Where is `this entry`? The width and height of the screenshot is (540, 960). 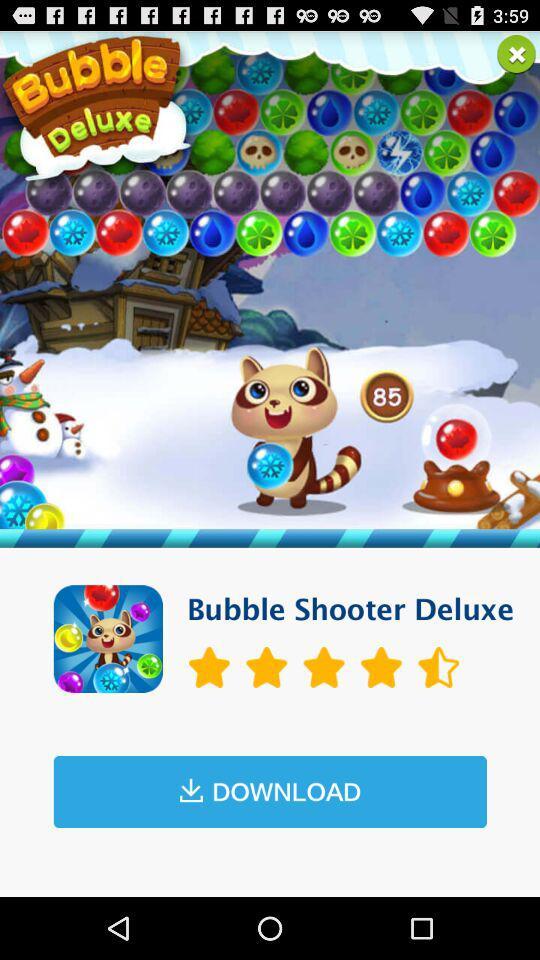 this entry is located at coordinates (516, 53).